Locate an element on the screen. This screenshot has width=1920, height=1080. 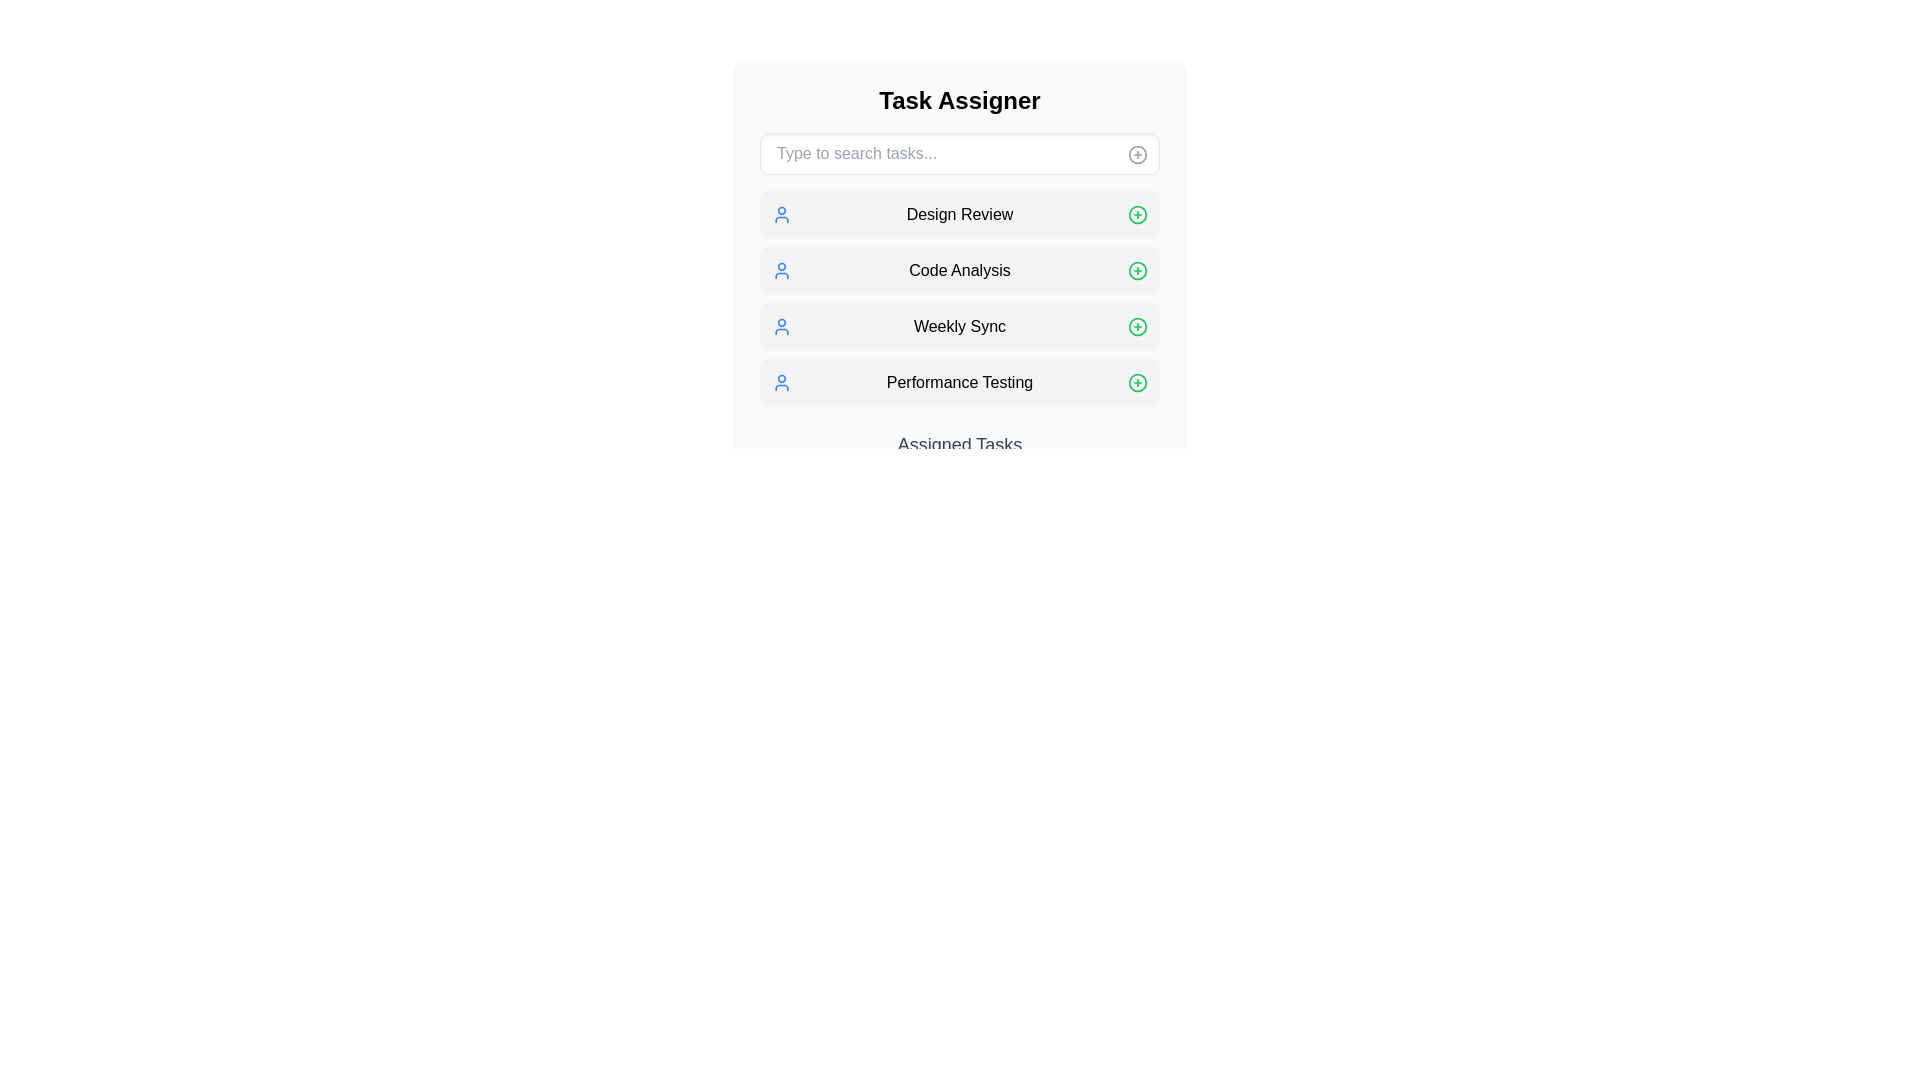
the button related to the 'Design Review' task located to the far right of the row, visually separate from the text and other icons is located at coordinates (1137, 215).